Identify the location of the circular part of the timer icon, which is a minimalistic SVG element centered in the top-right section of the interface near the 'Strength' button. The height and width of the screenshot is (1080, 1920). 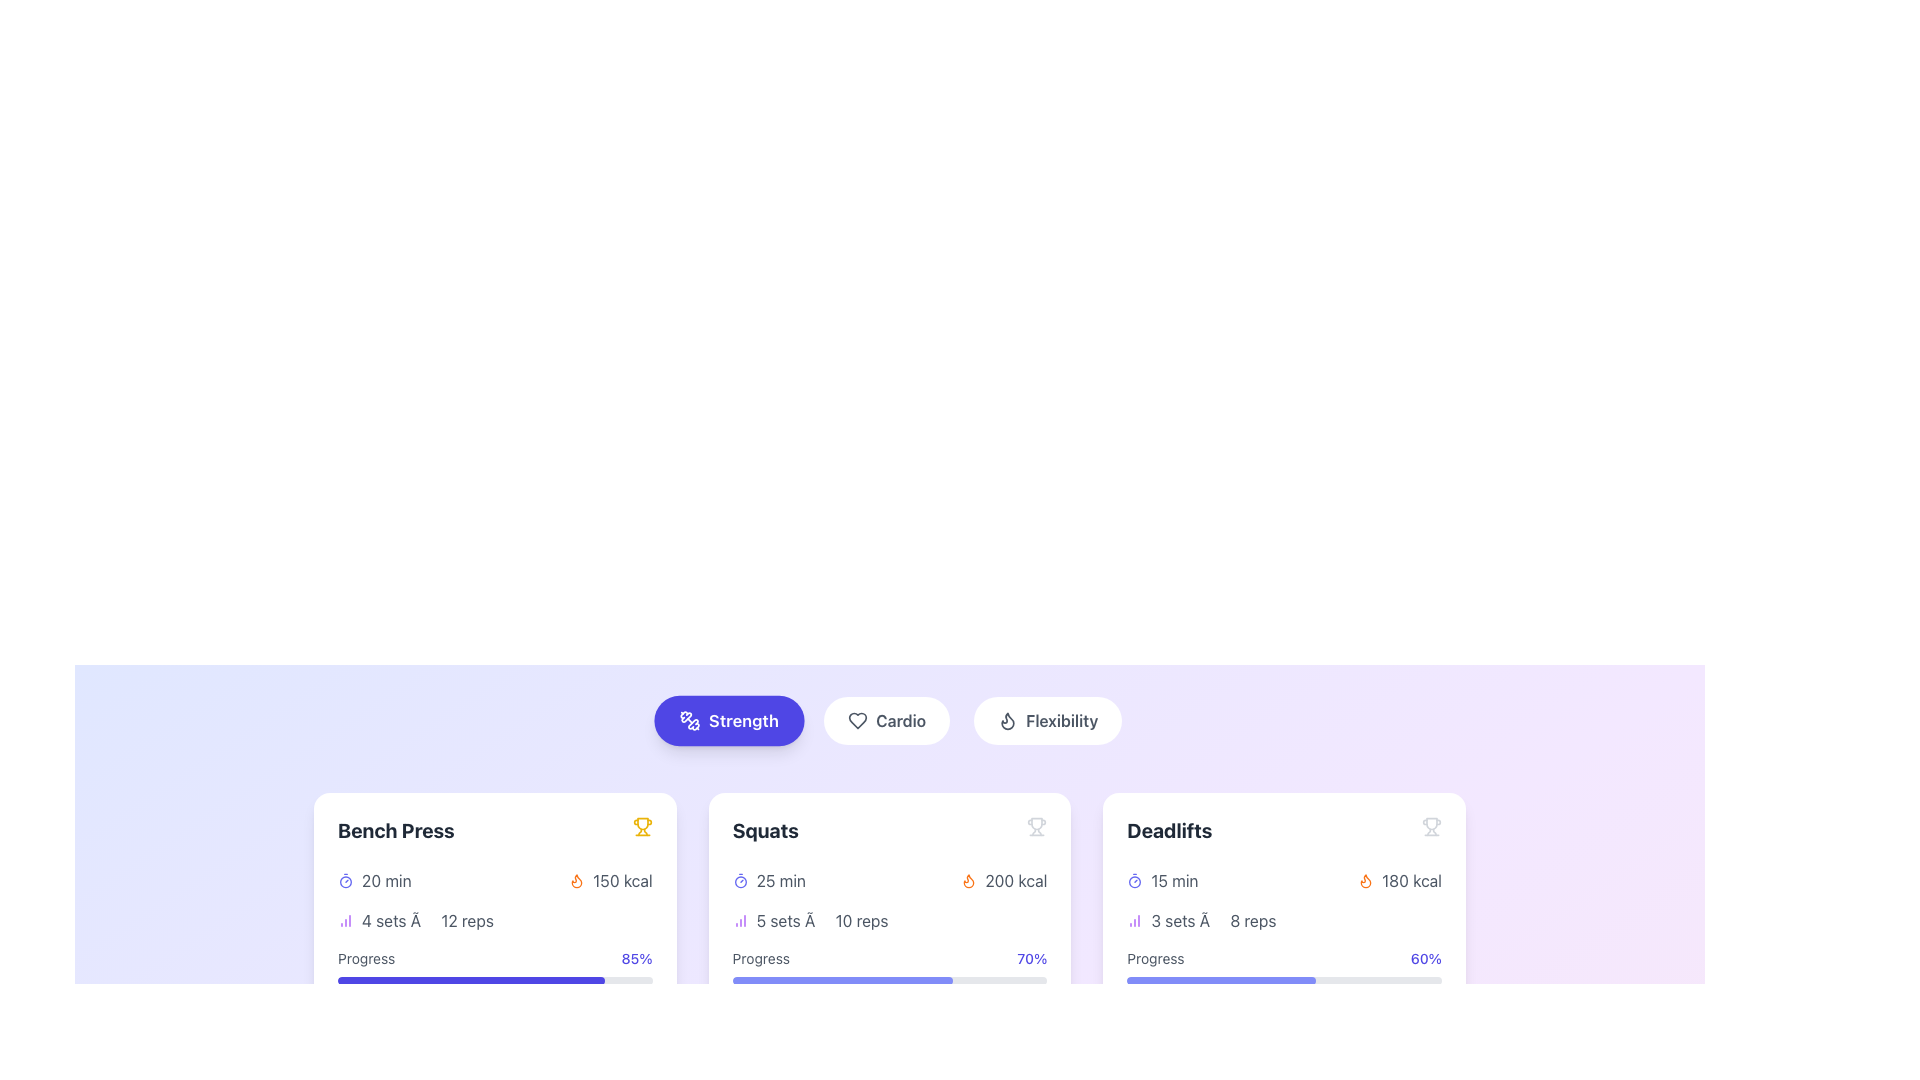
(345, 881).